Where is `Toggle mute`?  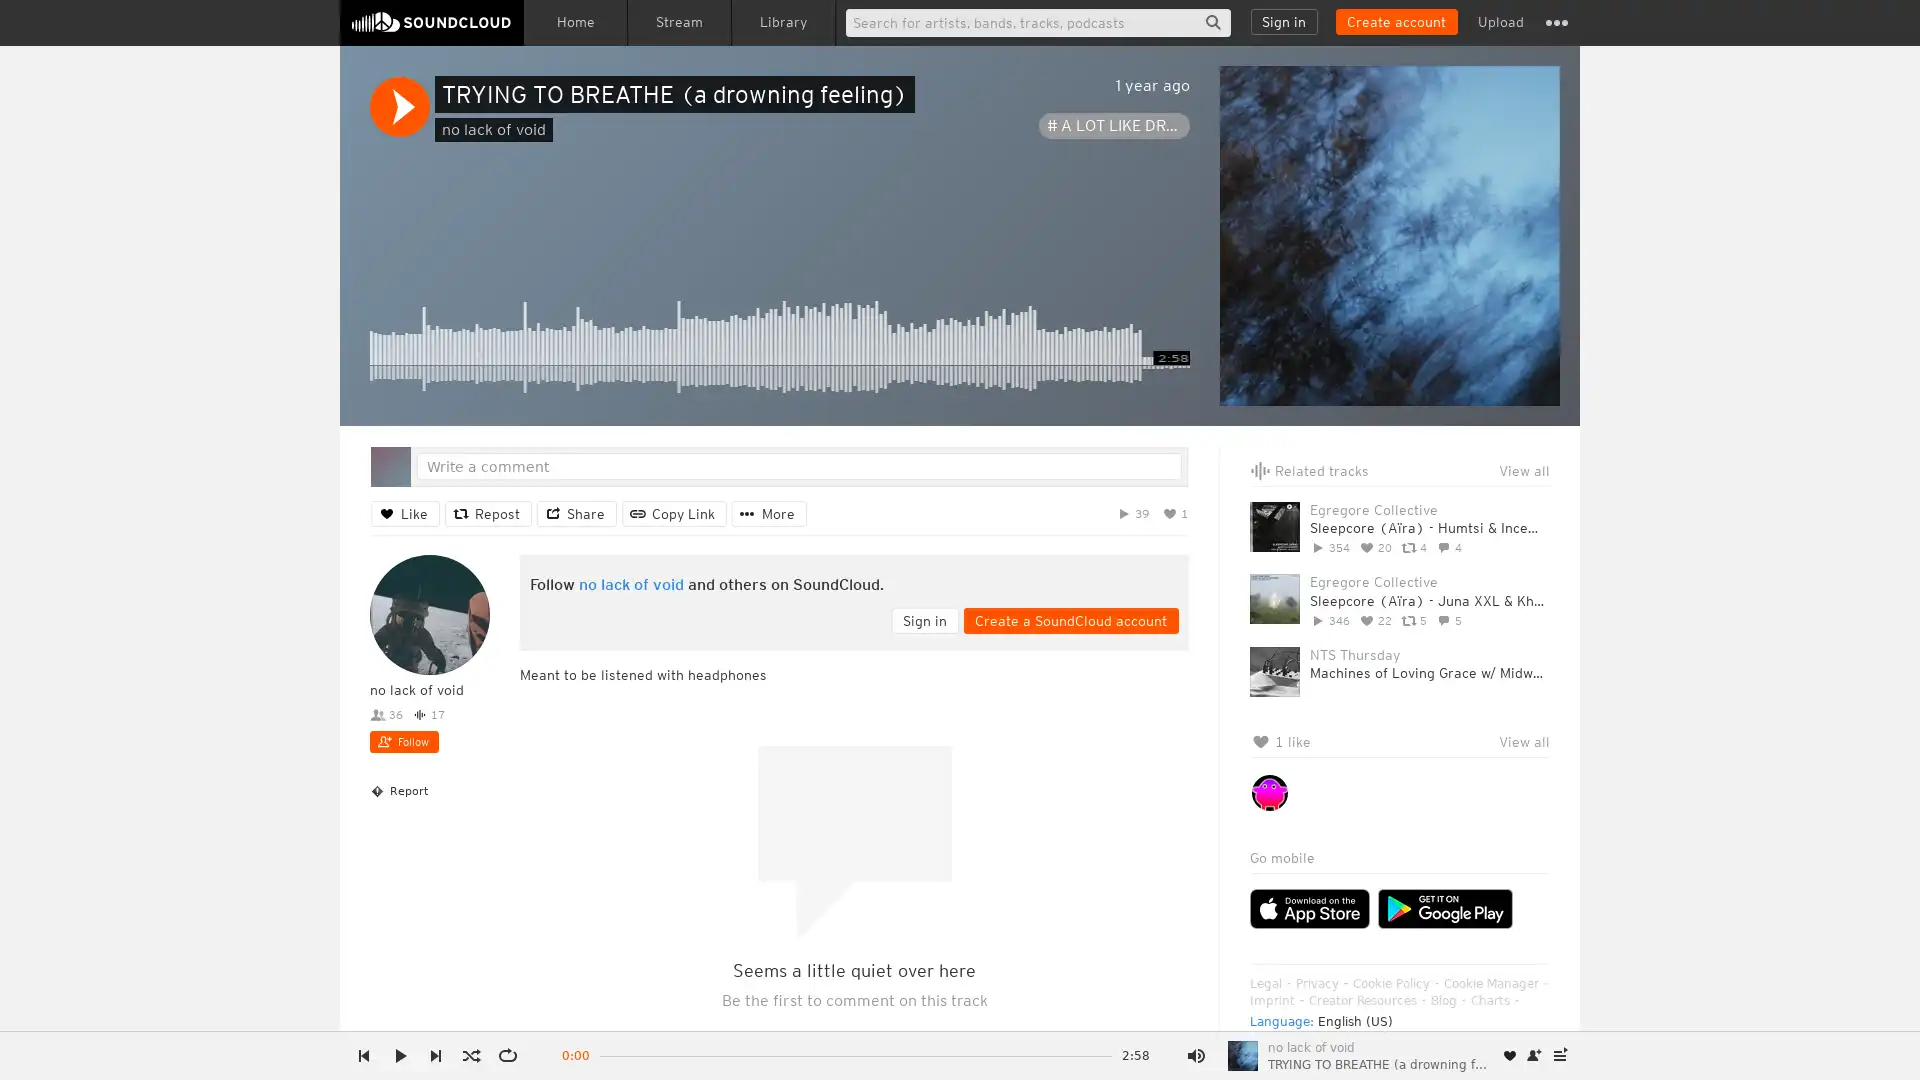
Toggle mute is located at coordinates (1195, 1055).